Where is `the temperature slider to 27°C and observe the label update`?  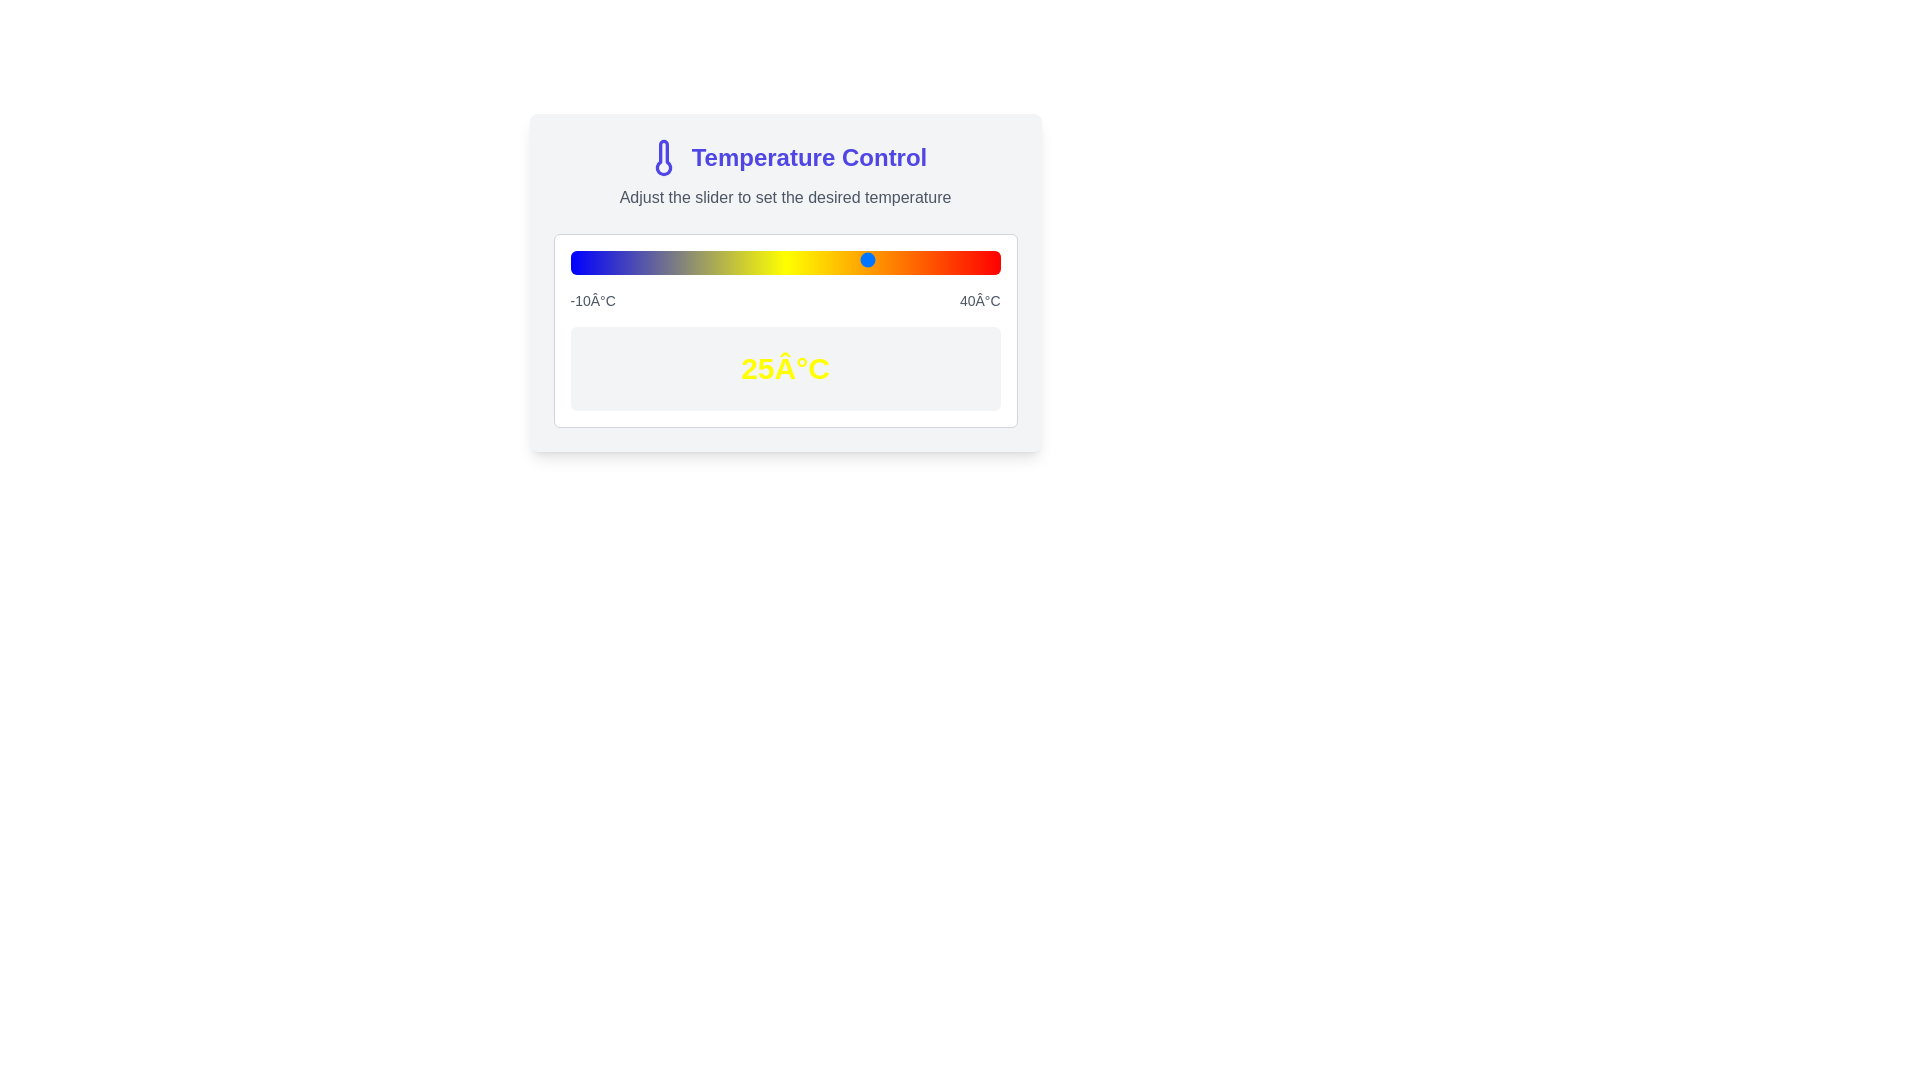 the temperature slider to 27°C and observe the label update is located at coordinates (887, 258).